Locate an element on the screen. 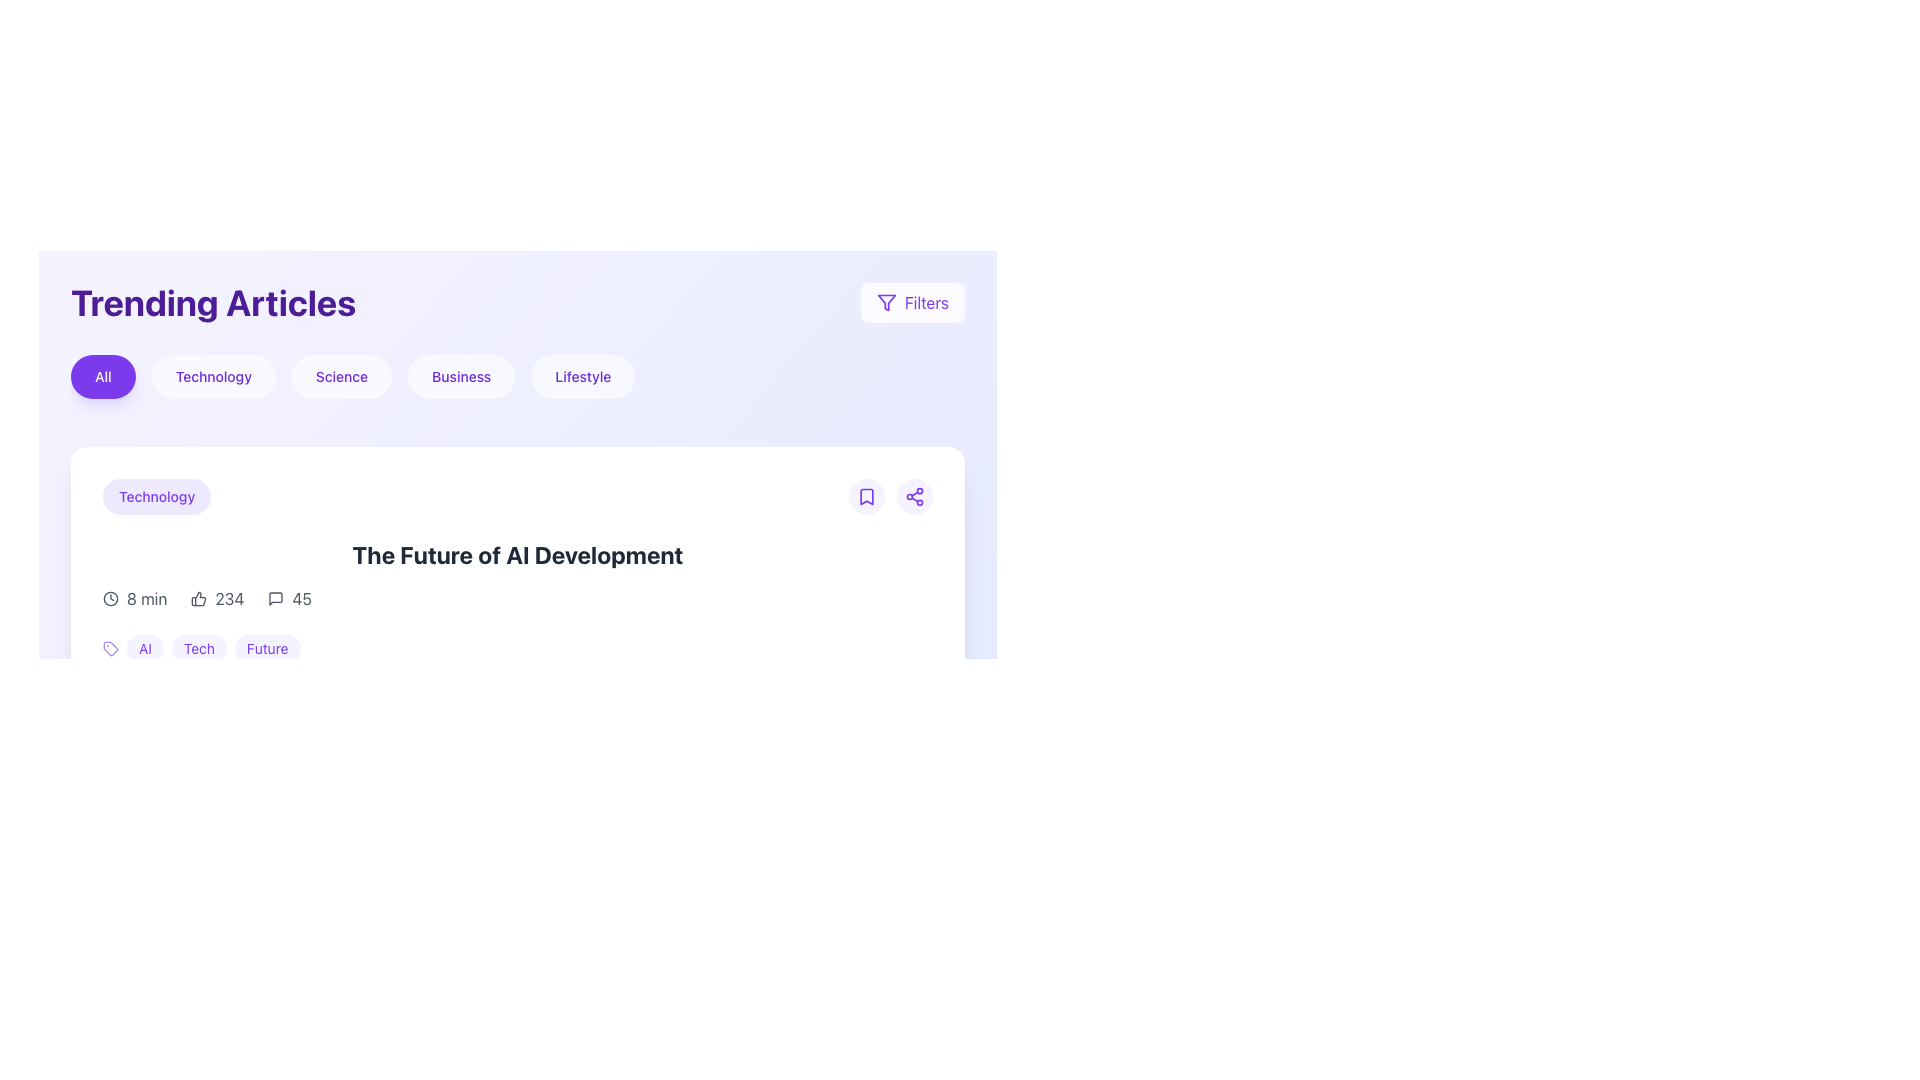 This screenshot has height=1080, width=1920. the visual indicator icon that shows the estimated reading time, which is positioned to the left of the text '8 min' and centrally aligned within its horizontal group below the article title is located at coordinates (109, 597).